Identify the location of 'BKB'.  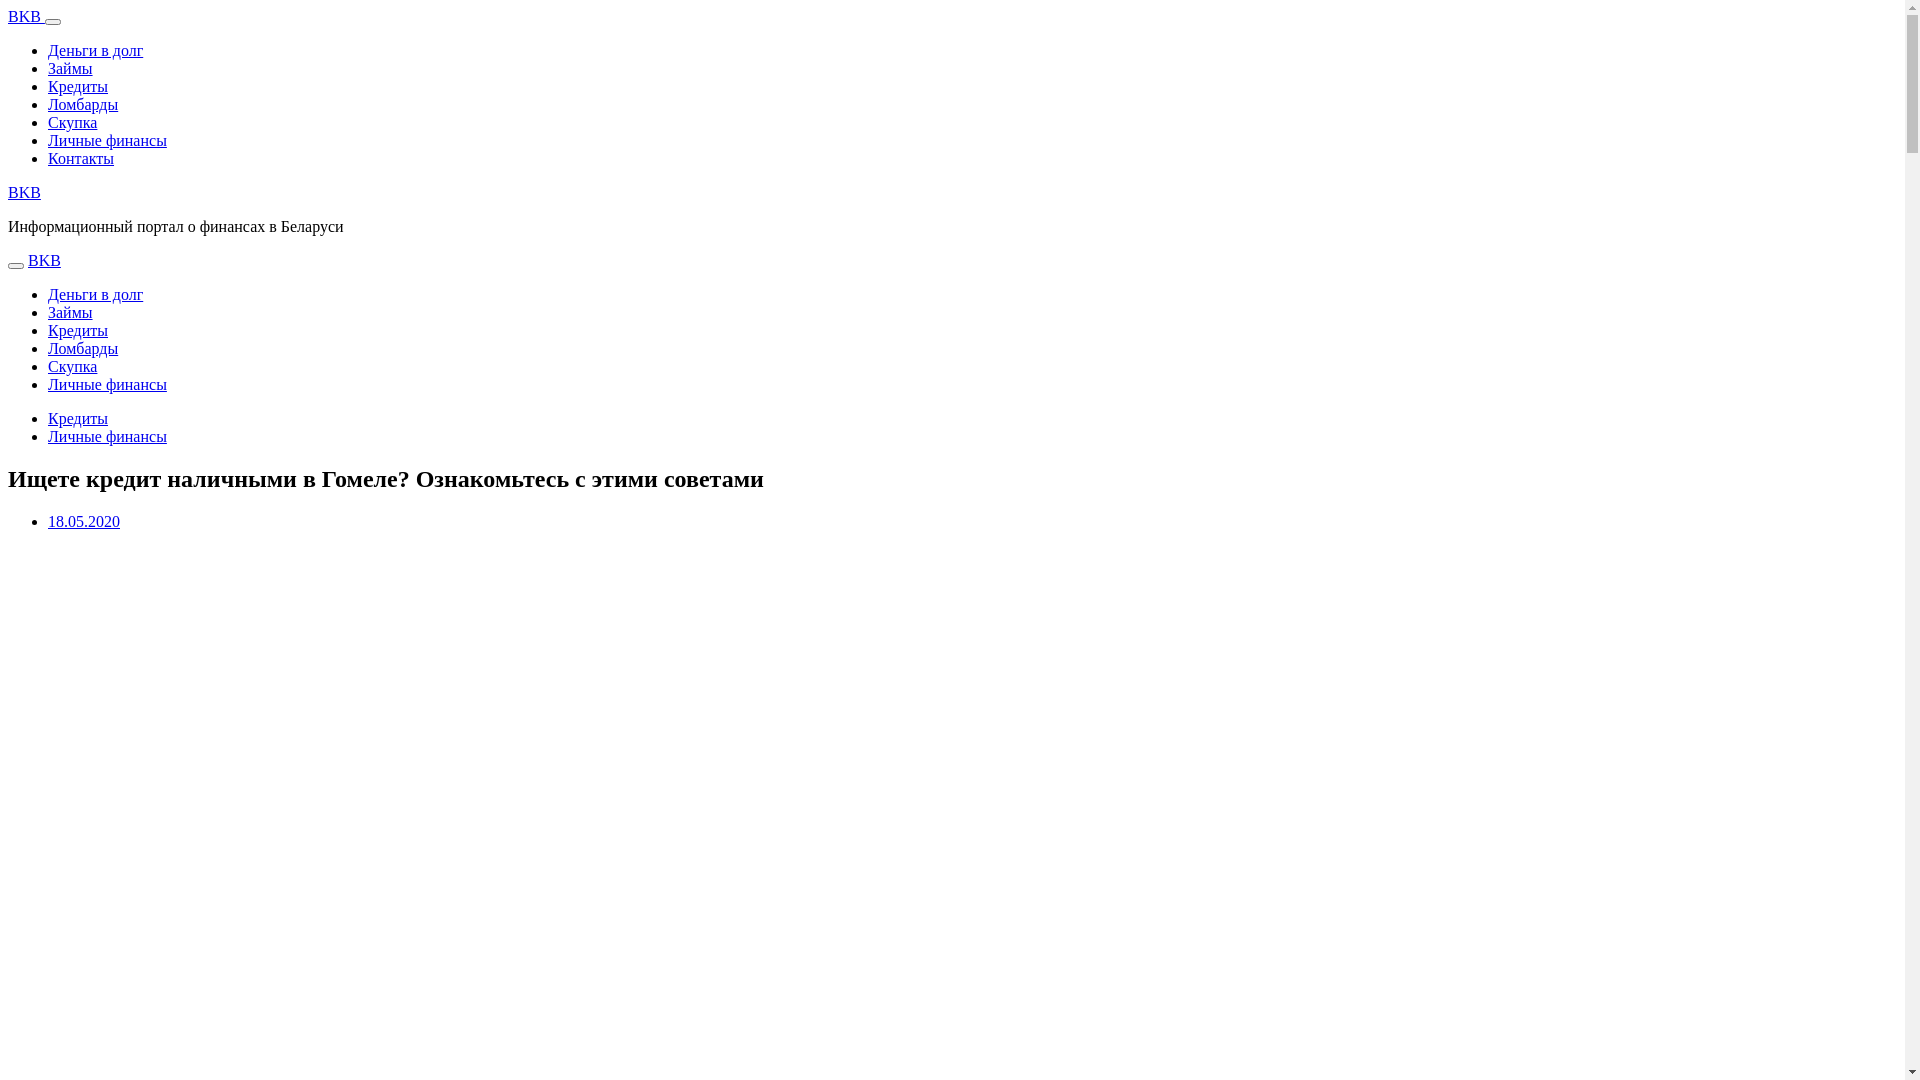
(44, 259).